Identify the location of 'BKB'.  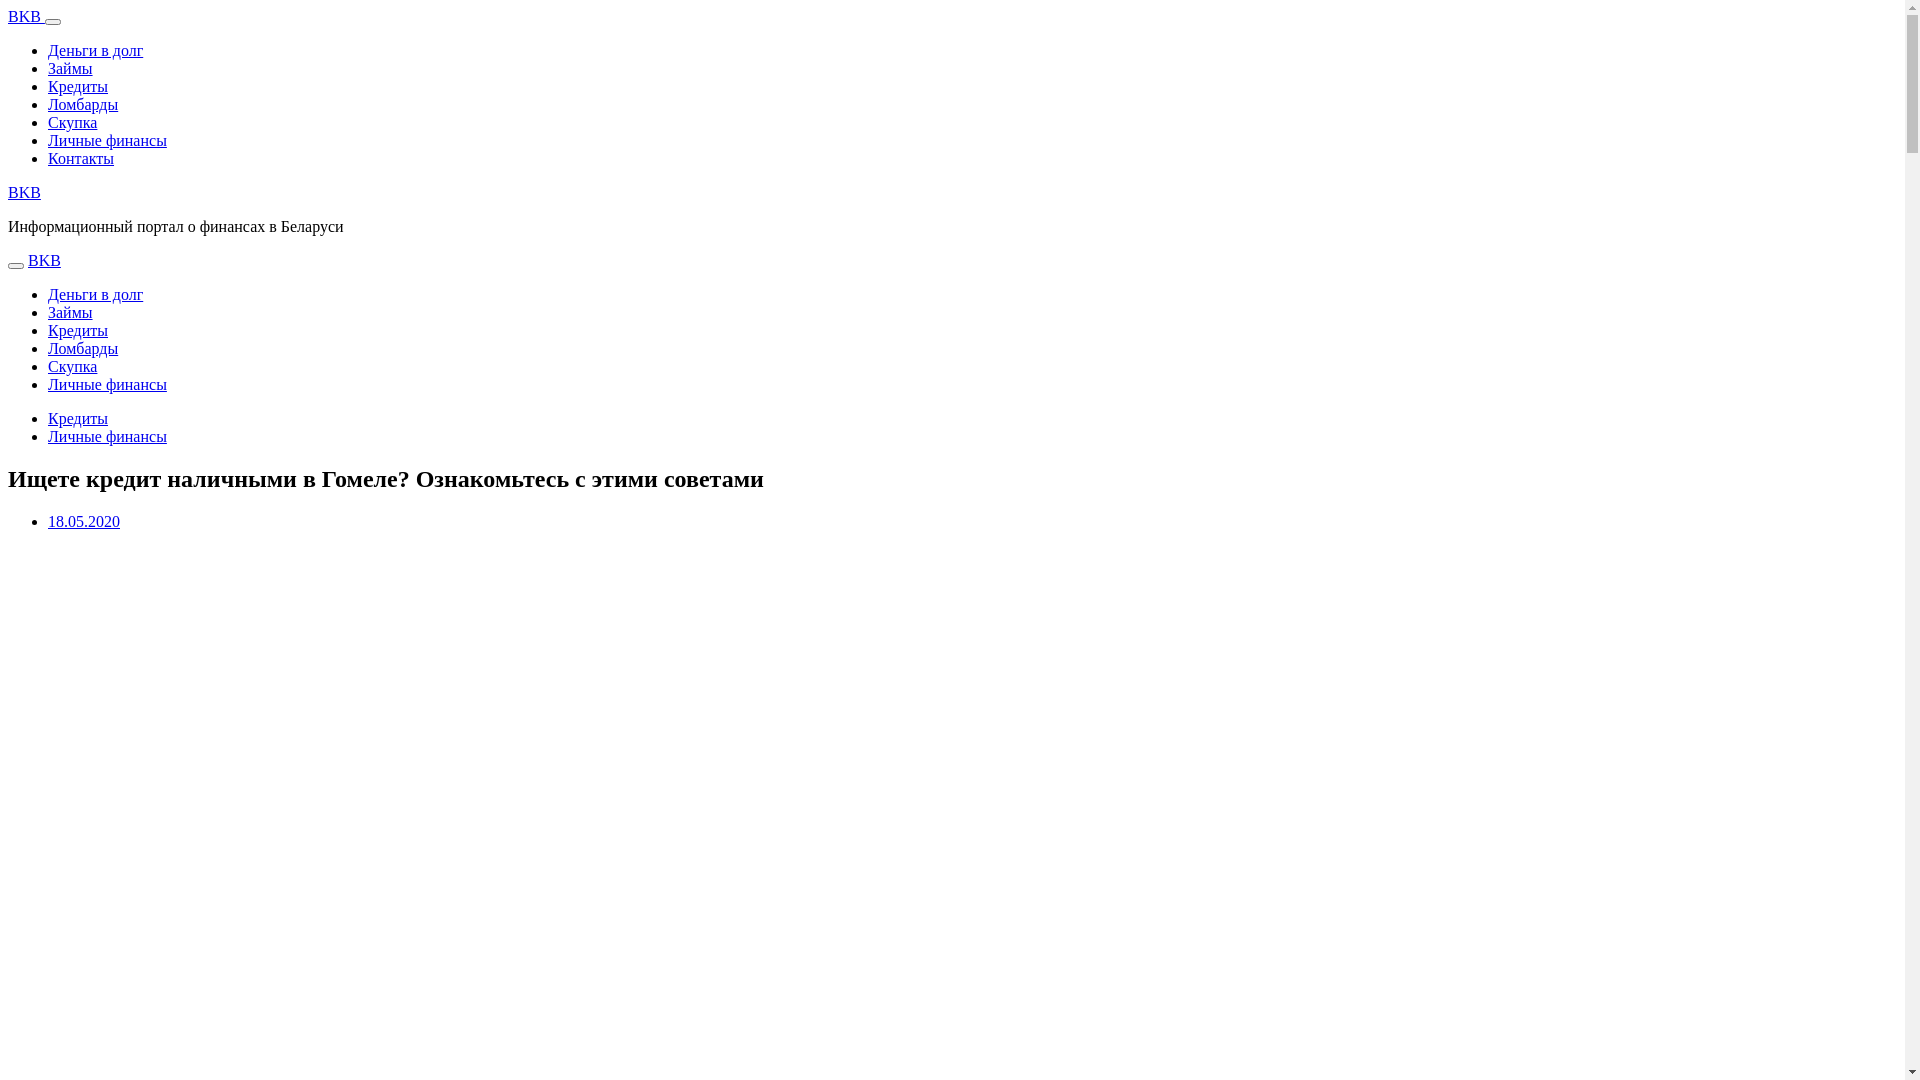
(44, 259).